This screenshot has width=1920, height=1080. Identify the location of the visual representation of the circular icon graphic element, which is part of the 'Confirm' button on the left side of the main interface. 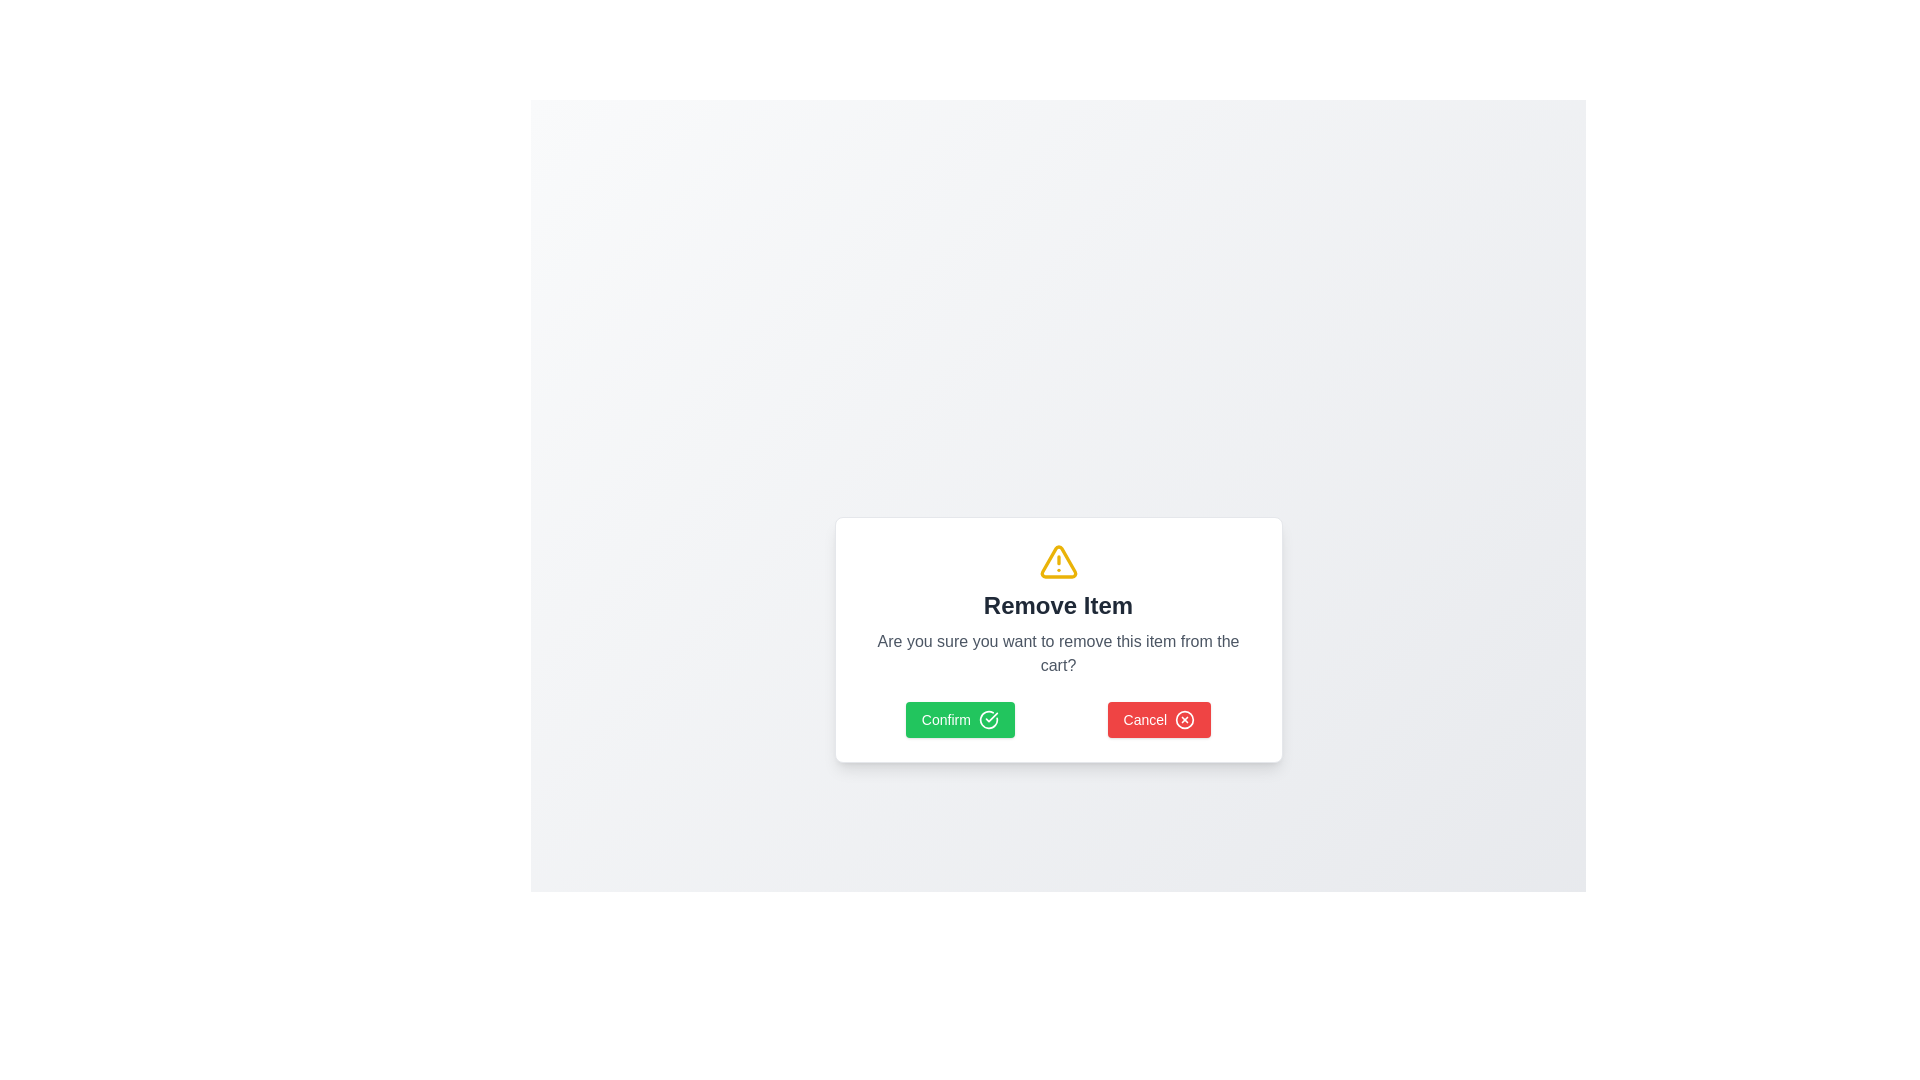
(988, 720).